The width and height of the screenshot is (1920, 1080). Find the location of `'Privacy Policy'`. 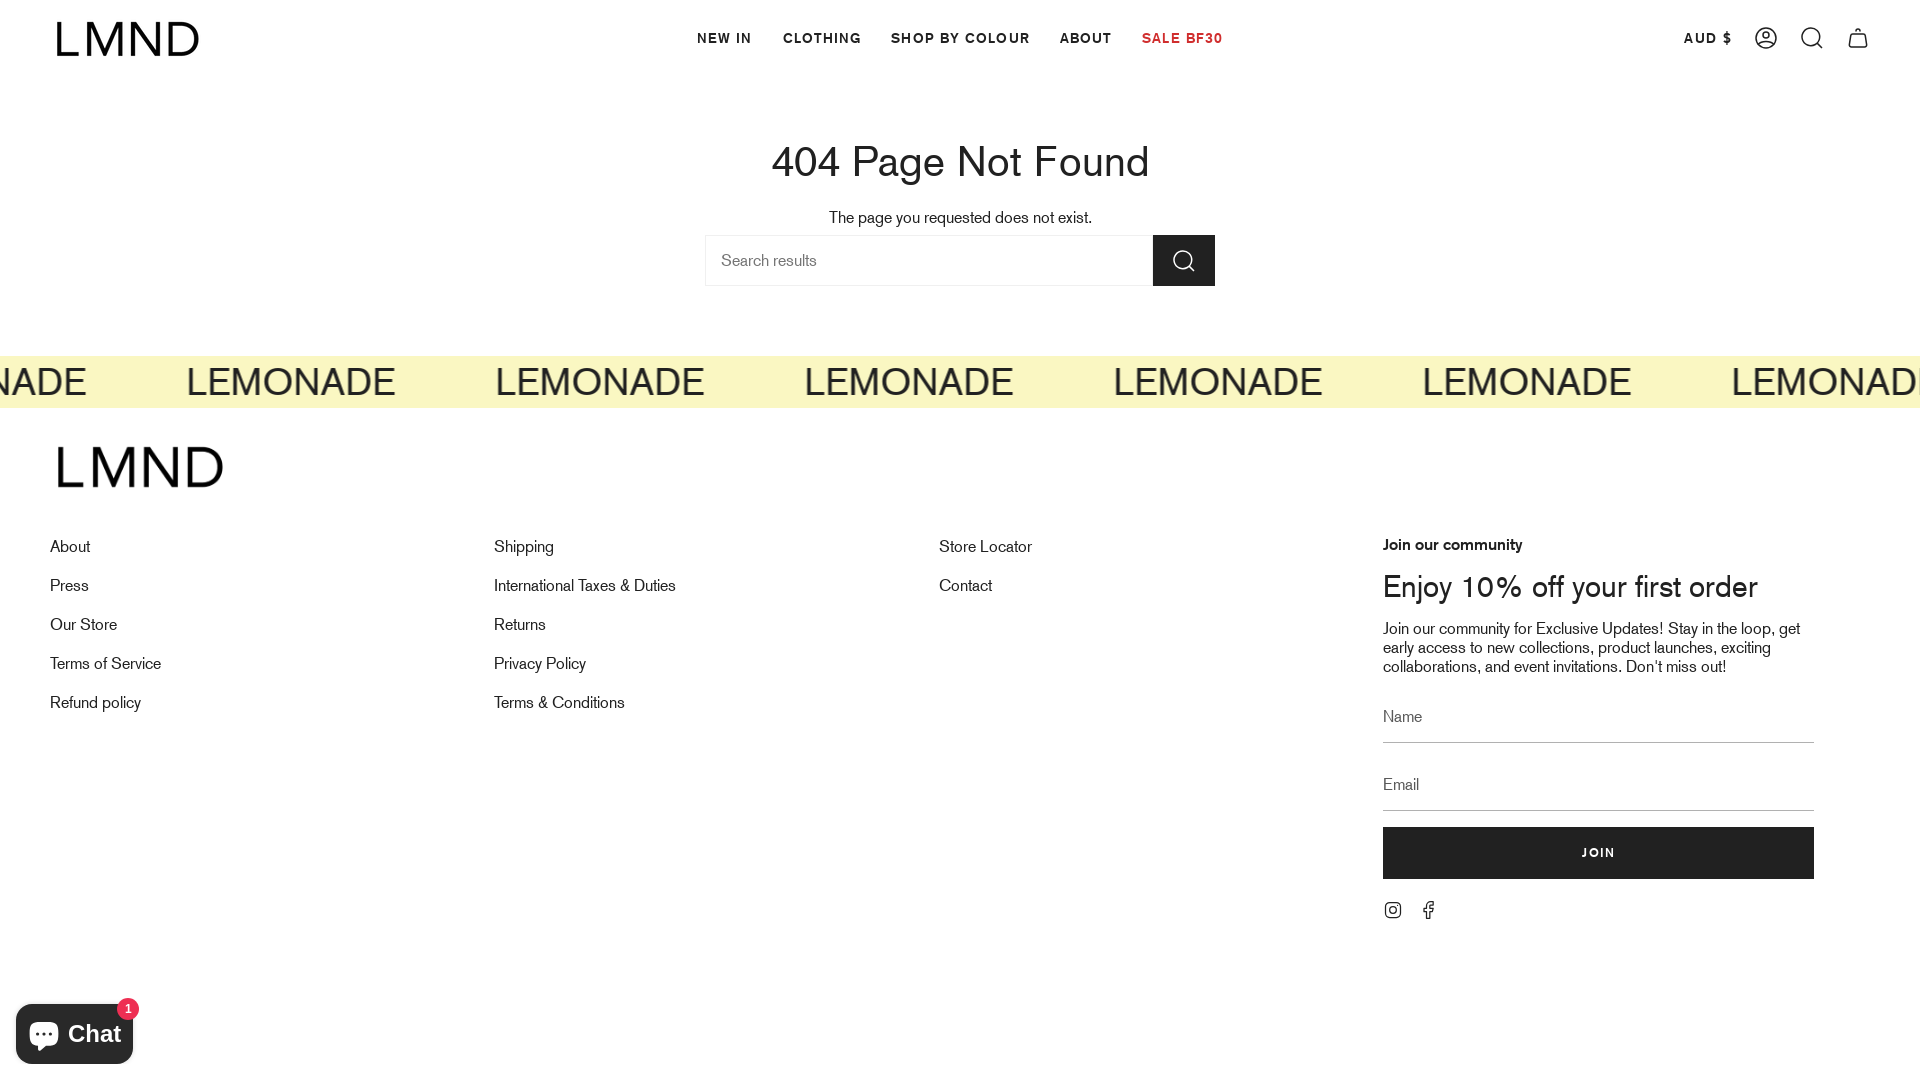

'Privacy Policy' is located at coordinates (539, 663).